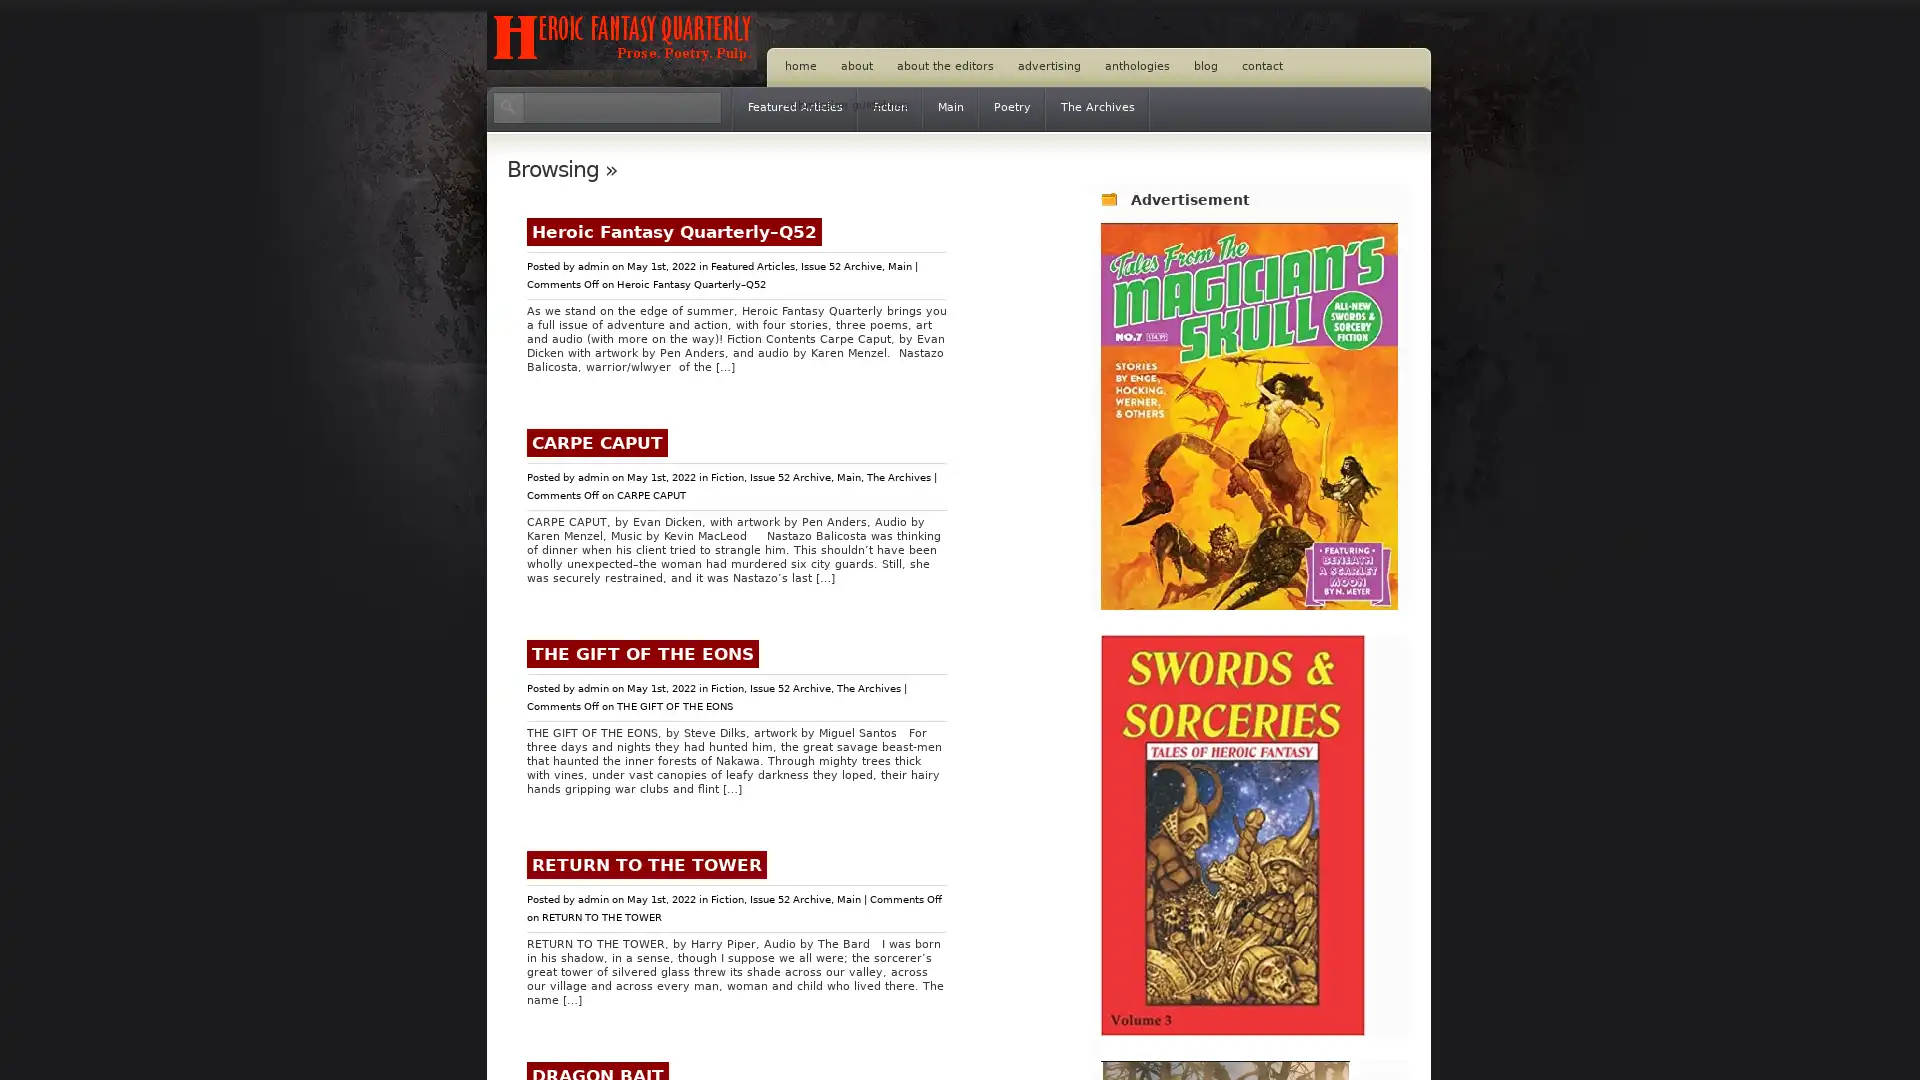 Image resolution: width=1920 pixels, height=1080 pixels. What do you see at coordinates (508, 108) in the screenshot?
I see `Search` at bounding box center [508, 108].